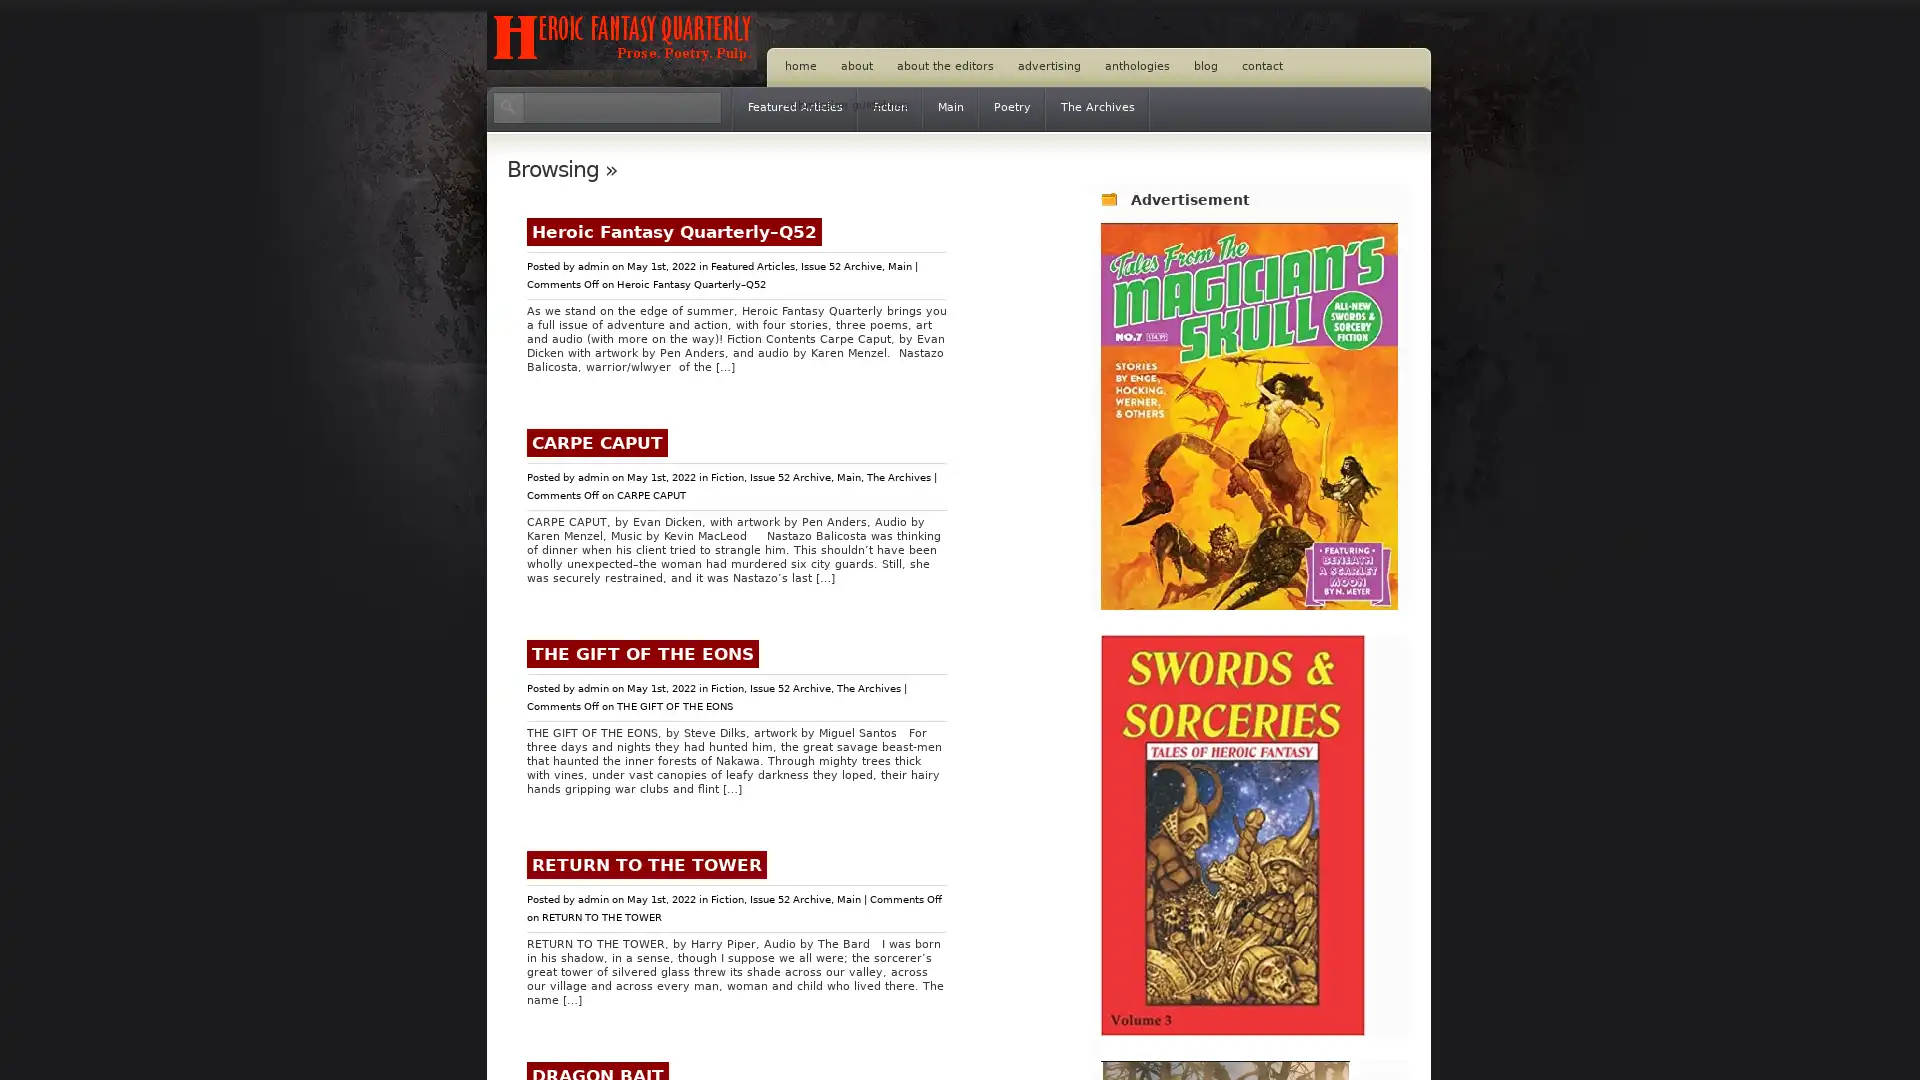 Image resolution: width=1920 pixels, height=1080 pixels. What do you see at coordinates (508, 108) in the screenshot?
I see `Search` at bounding box center [508, 108].